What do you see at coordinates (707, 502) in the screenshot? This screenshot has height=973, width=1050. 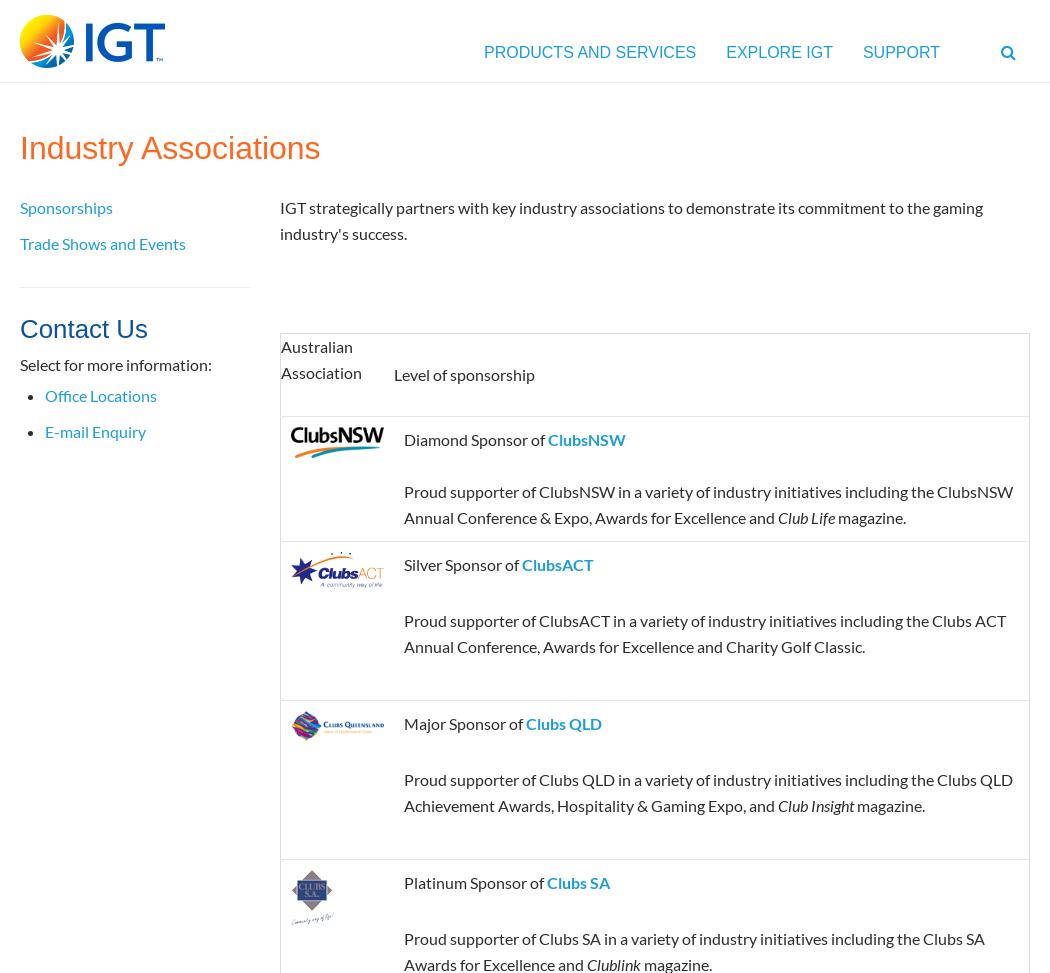 I see `'Proud supporter of ClubsNSW in a variety of industry initiatives including the ClubsNSW Annual Conference & Expo, Awards for Excellence and'` at bounding box center [707, 502].